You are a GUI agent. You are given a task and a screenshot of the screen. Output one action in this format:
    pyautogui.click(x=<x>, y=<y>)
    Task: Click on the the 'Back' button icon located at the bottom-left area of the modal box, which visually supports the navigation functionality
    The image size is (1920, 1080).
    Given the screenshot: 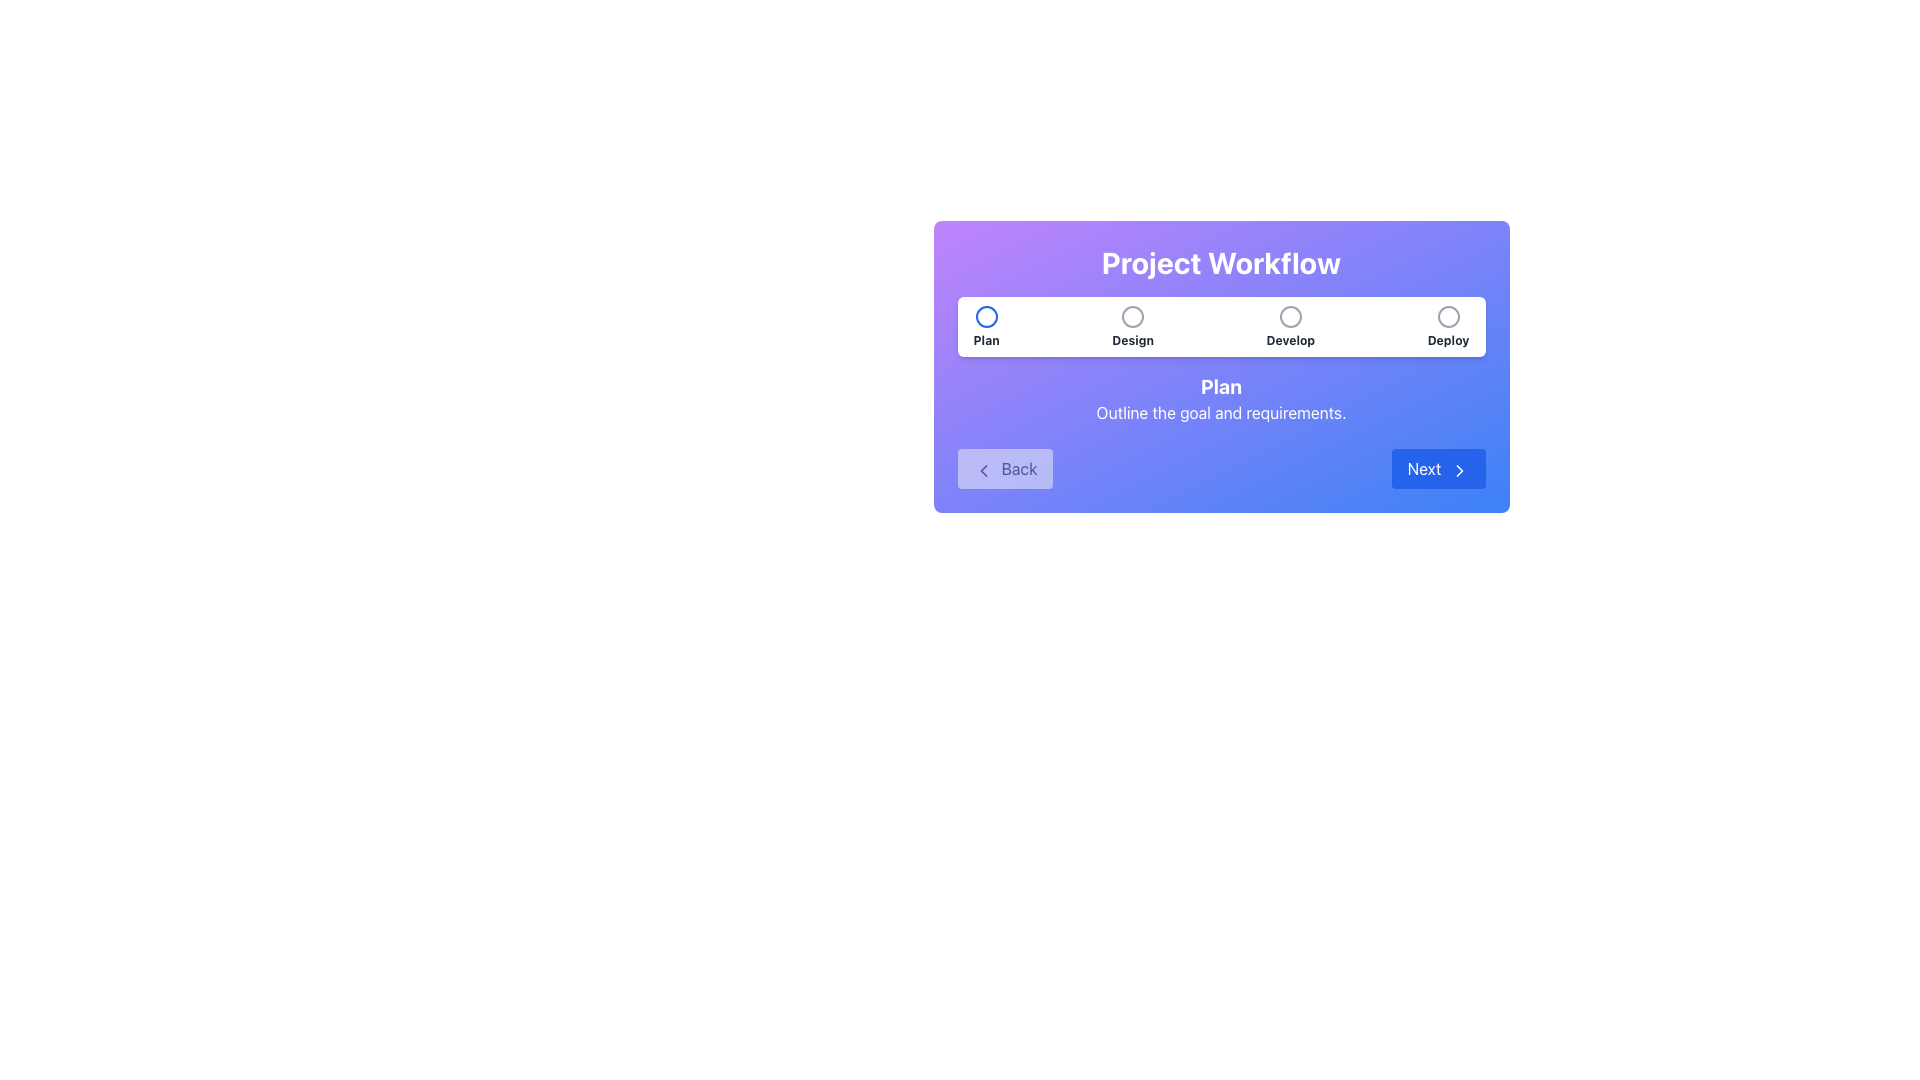 What is the action you would take?
    pyautogui.click(x=983, y=470)
    